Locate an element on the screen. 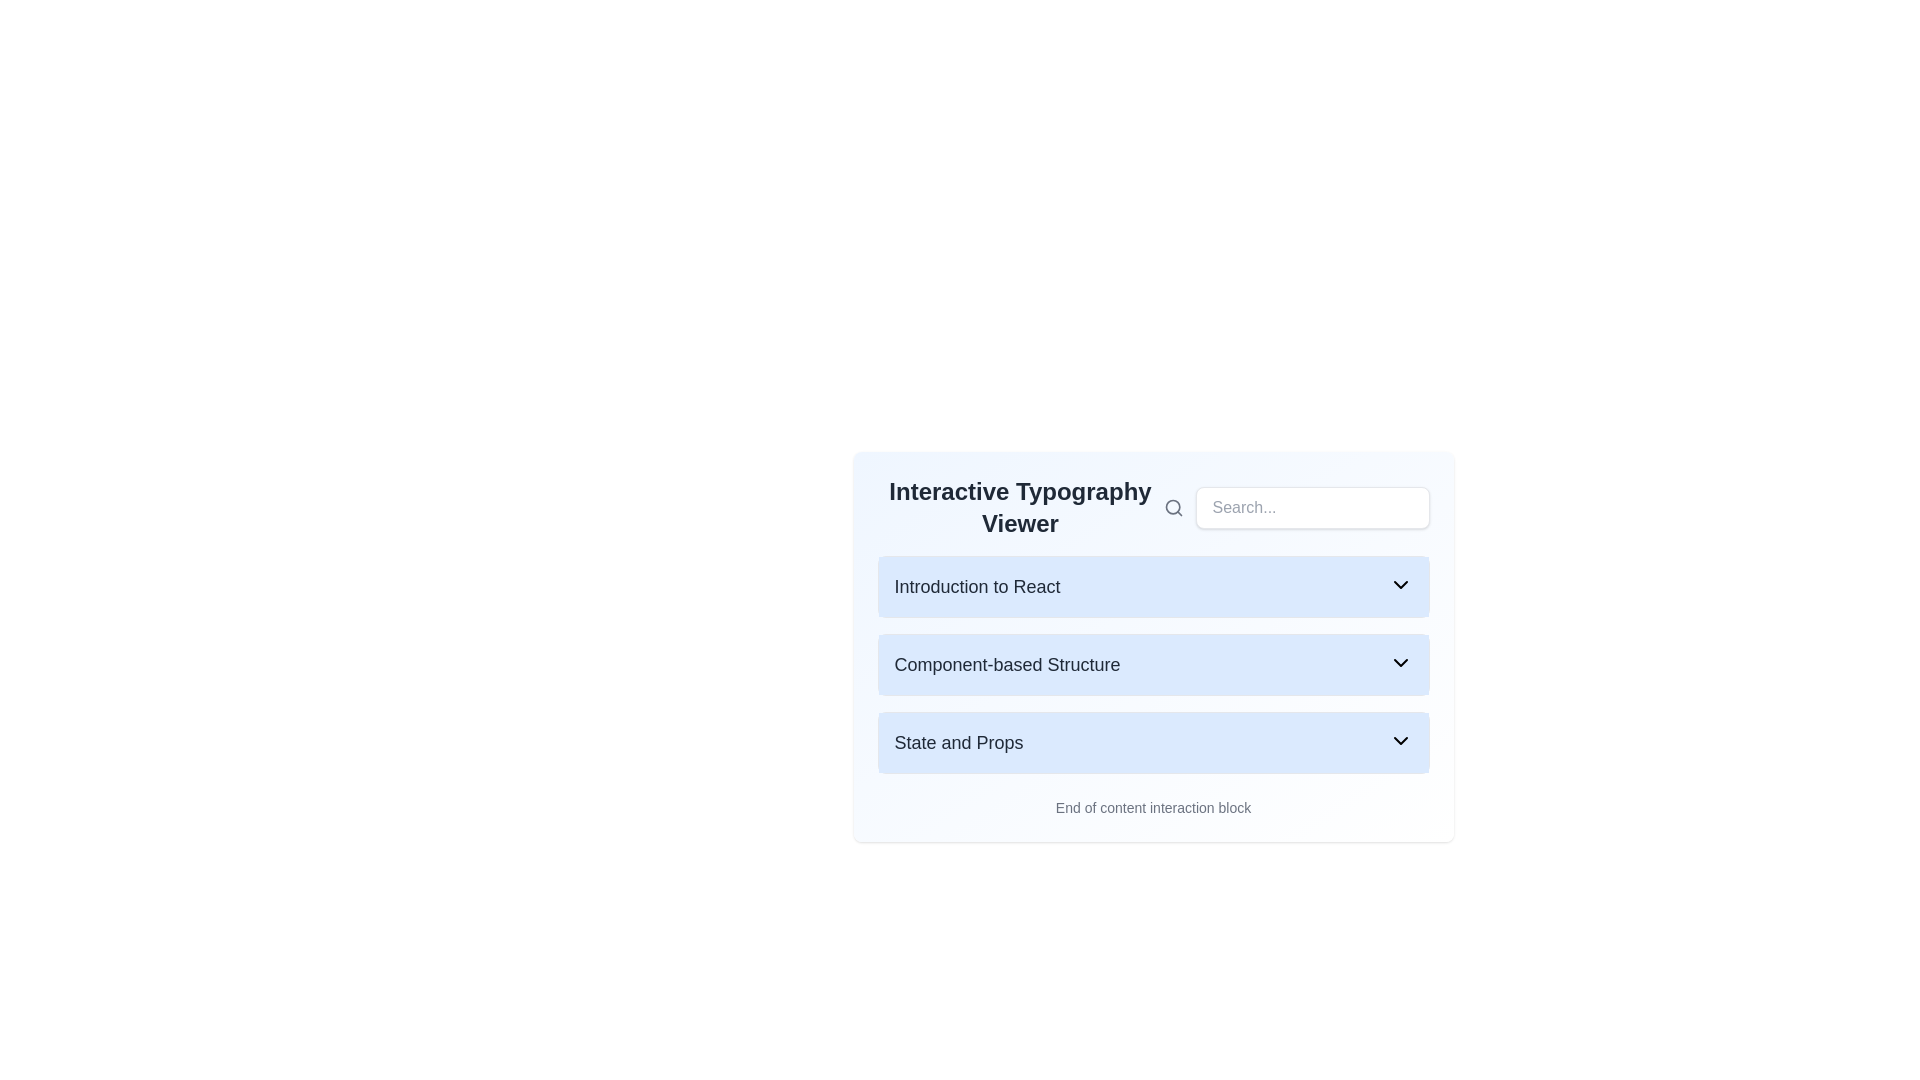 The width and height of the screenshot is (1920, 1080). the search icon styled as a magnifying glass located to the left of the search input box is located at coordinates (1173, 507).